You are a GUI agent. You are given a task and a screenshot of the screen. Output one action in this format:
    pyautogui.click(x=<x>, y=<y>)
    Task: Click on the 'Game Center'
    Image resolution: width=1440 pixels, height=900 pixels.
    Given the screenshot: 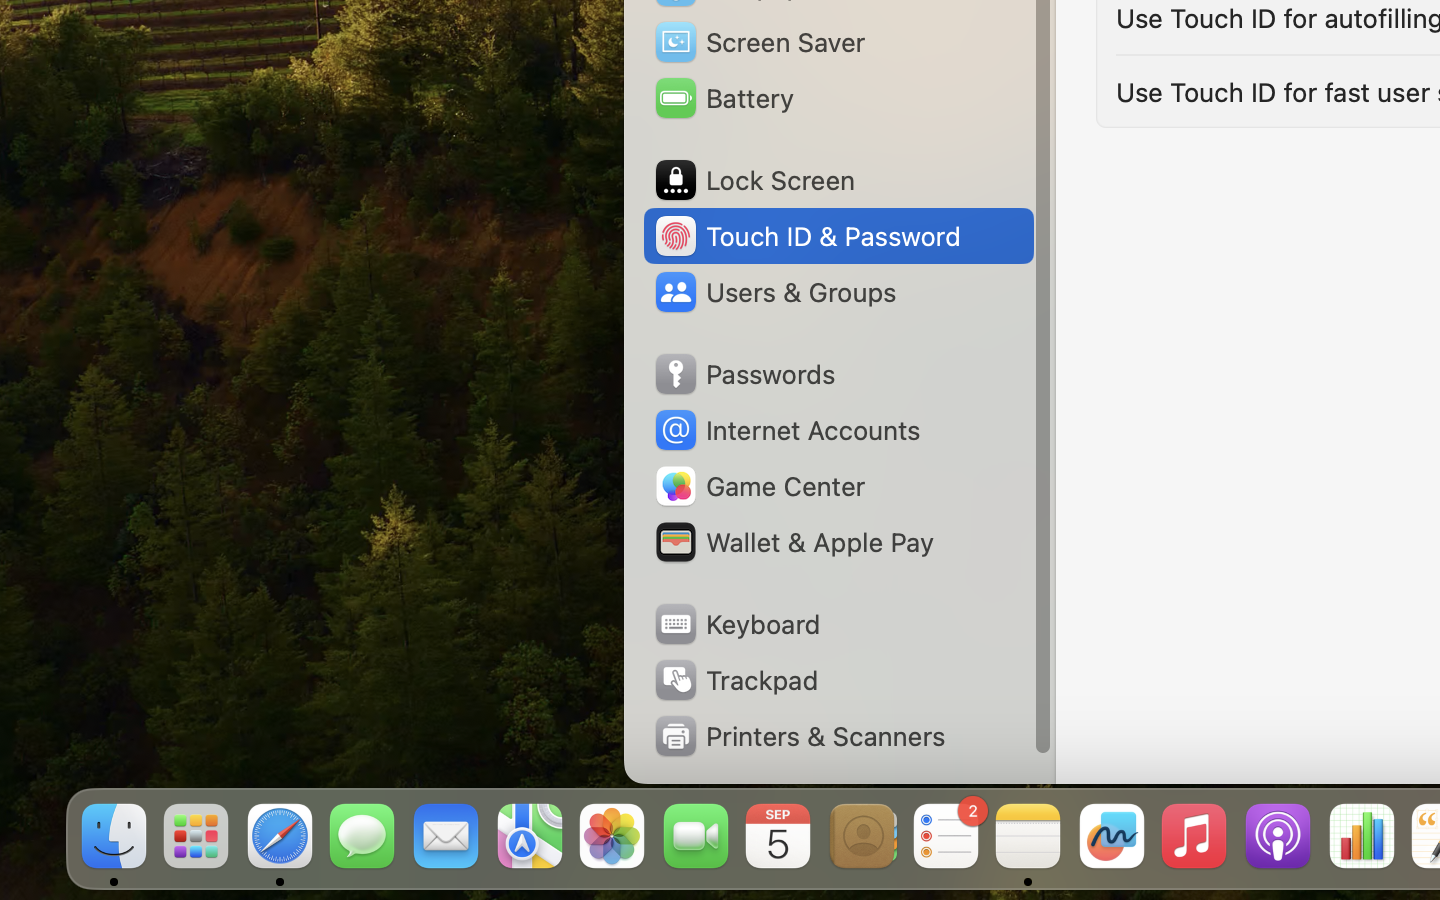 What is the action you would take?
    pyautogui.click(x=758, y=485)
    